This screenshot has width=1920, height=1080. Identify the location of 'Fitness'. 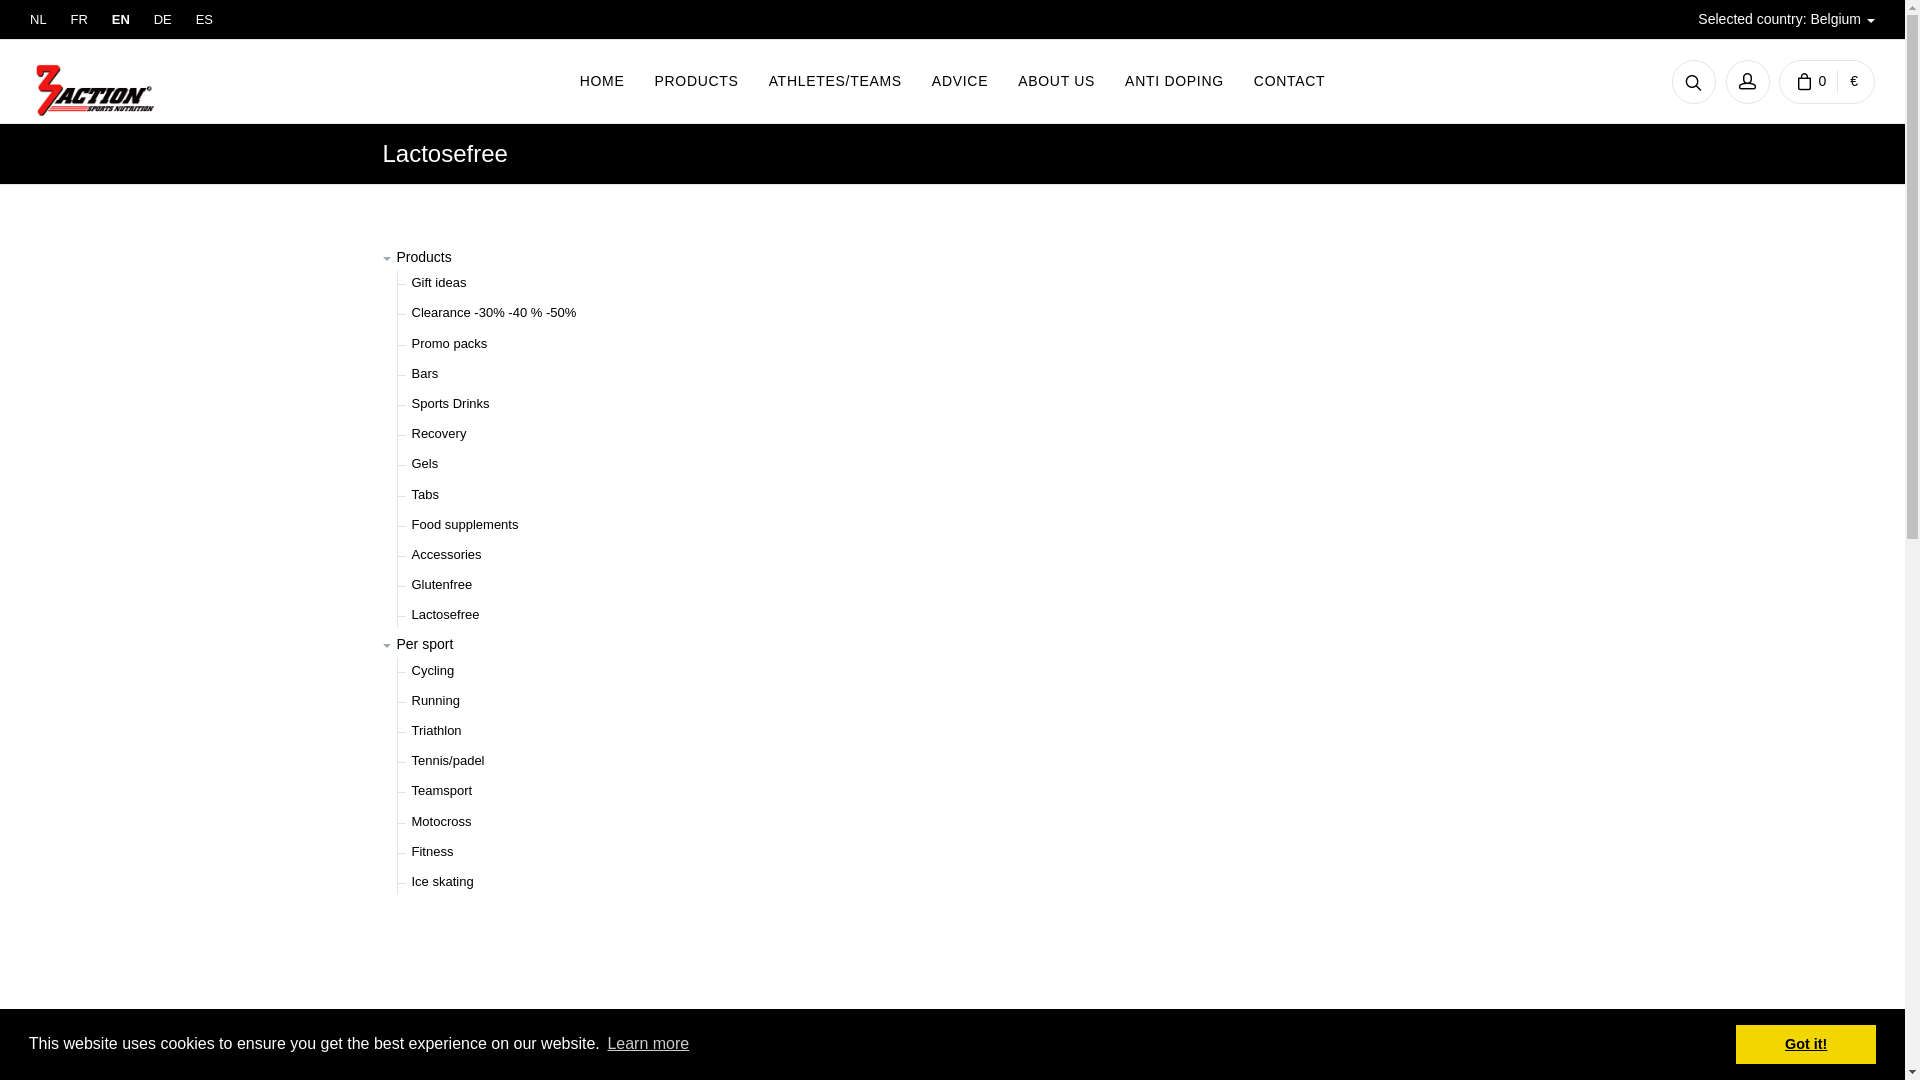
(411, 851).